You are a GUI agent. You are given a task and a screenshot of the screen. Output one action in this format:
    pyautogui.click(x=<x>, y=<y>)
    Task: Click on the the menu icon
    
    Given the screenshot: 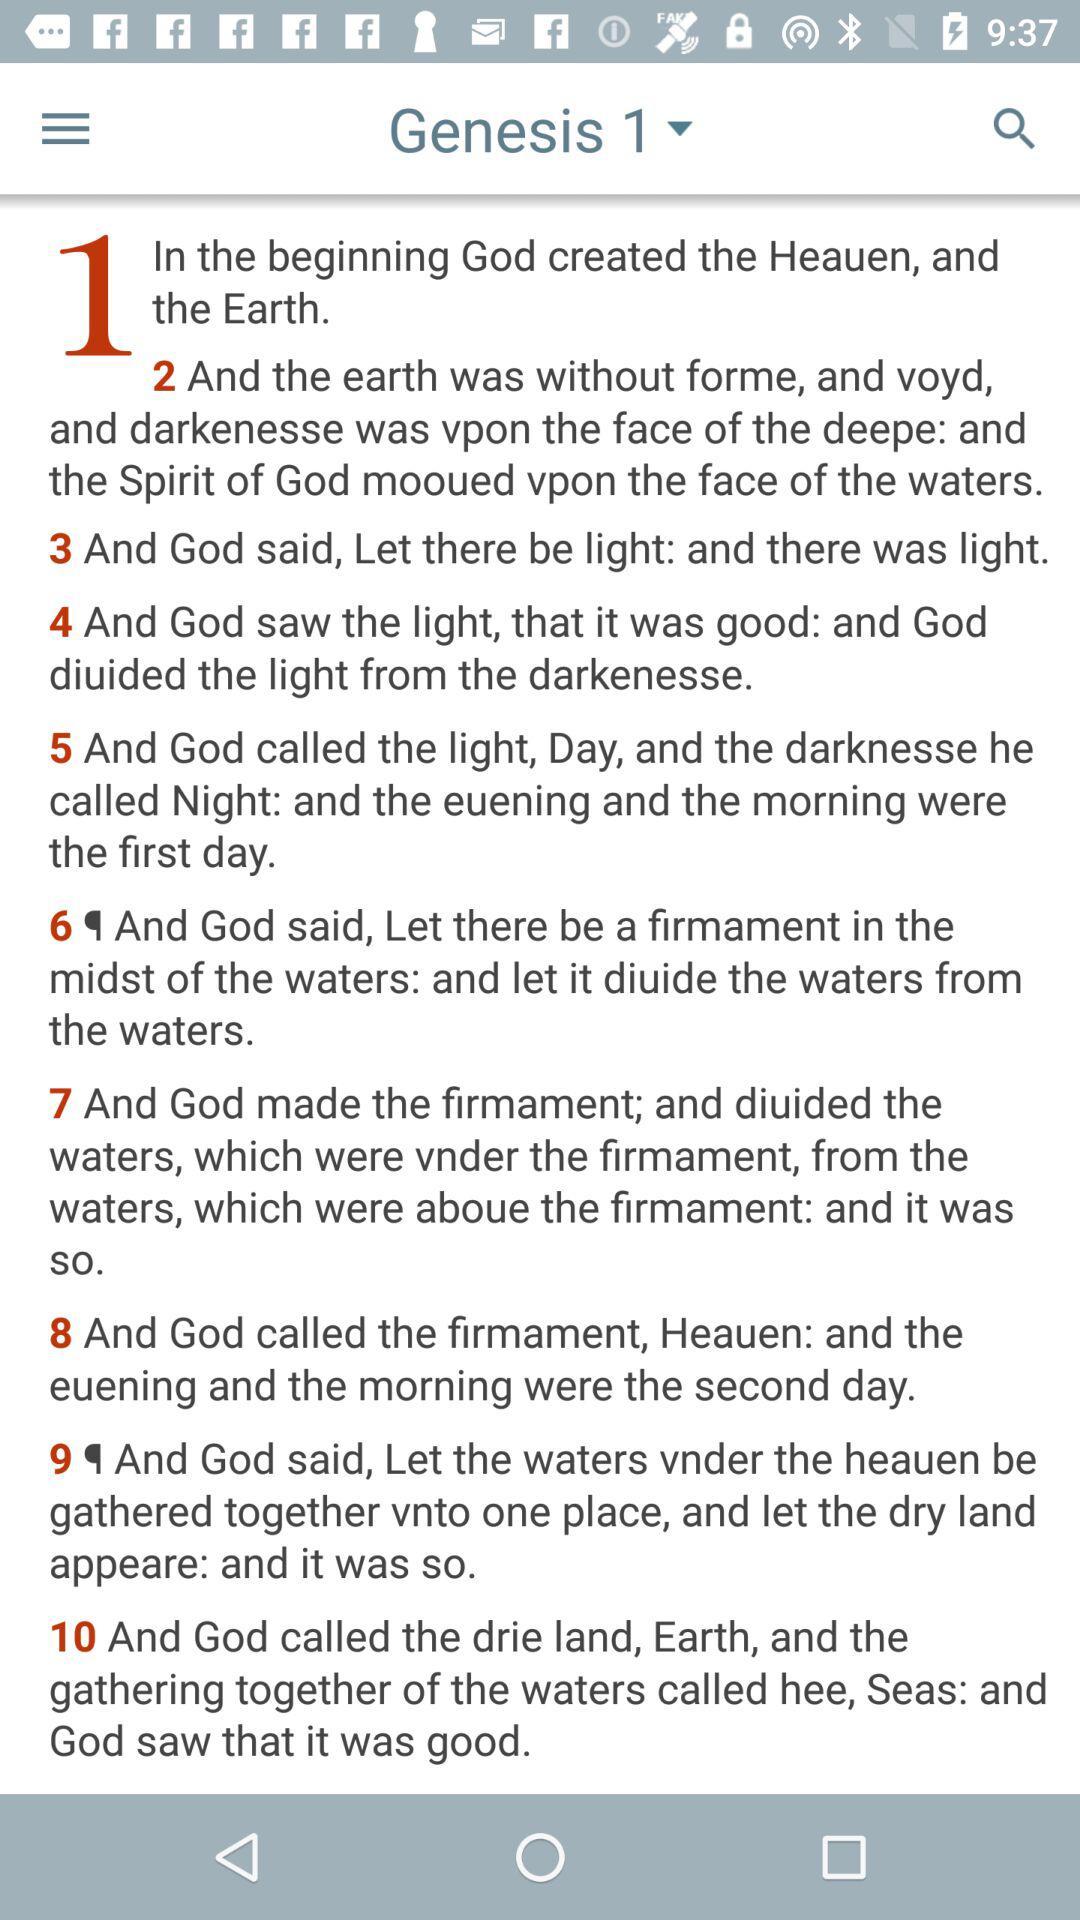 What is the action you would take?
    pyautogui.click(x=64, y=127)
    